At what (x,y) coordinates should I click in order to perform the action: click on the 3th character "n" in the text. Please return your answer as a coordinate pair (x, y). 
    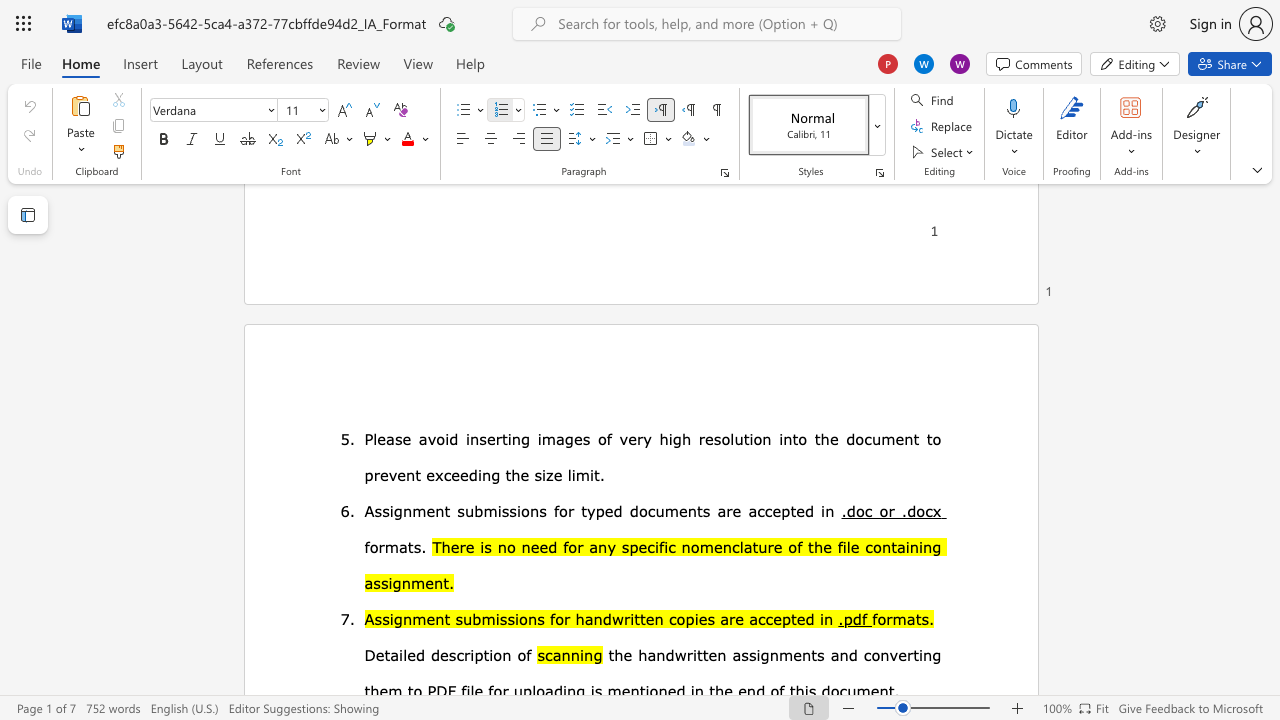
    Looking at the image, I should click on (534, 509).